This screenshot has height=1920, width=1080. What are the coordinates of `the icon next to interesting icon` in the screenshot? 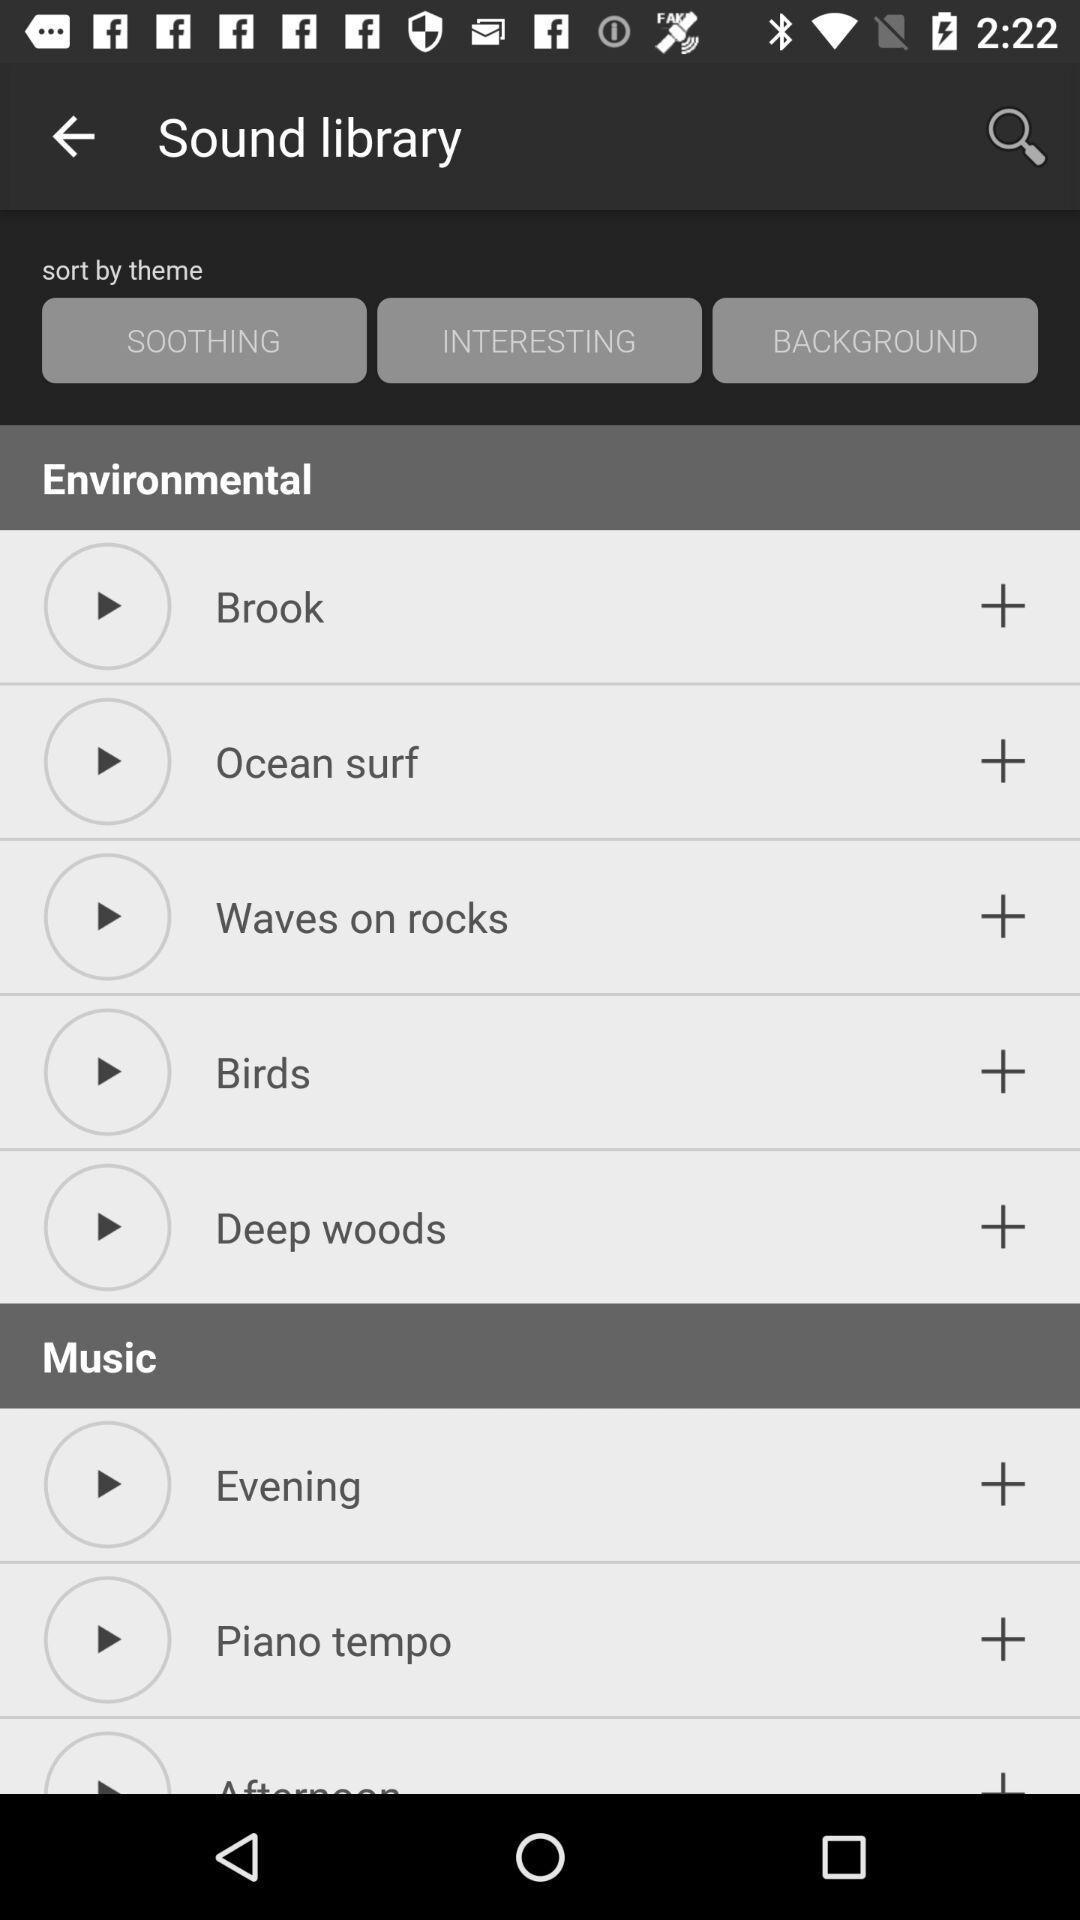 It's located at (204, 340).